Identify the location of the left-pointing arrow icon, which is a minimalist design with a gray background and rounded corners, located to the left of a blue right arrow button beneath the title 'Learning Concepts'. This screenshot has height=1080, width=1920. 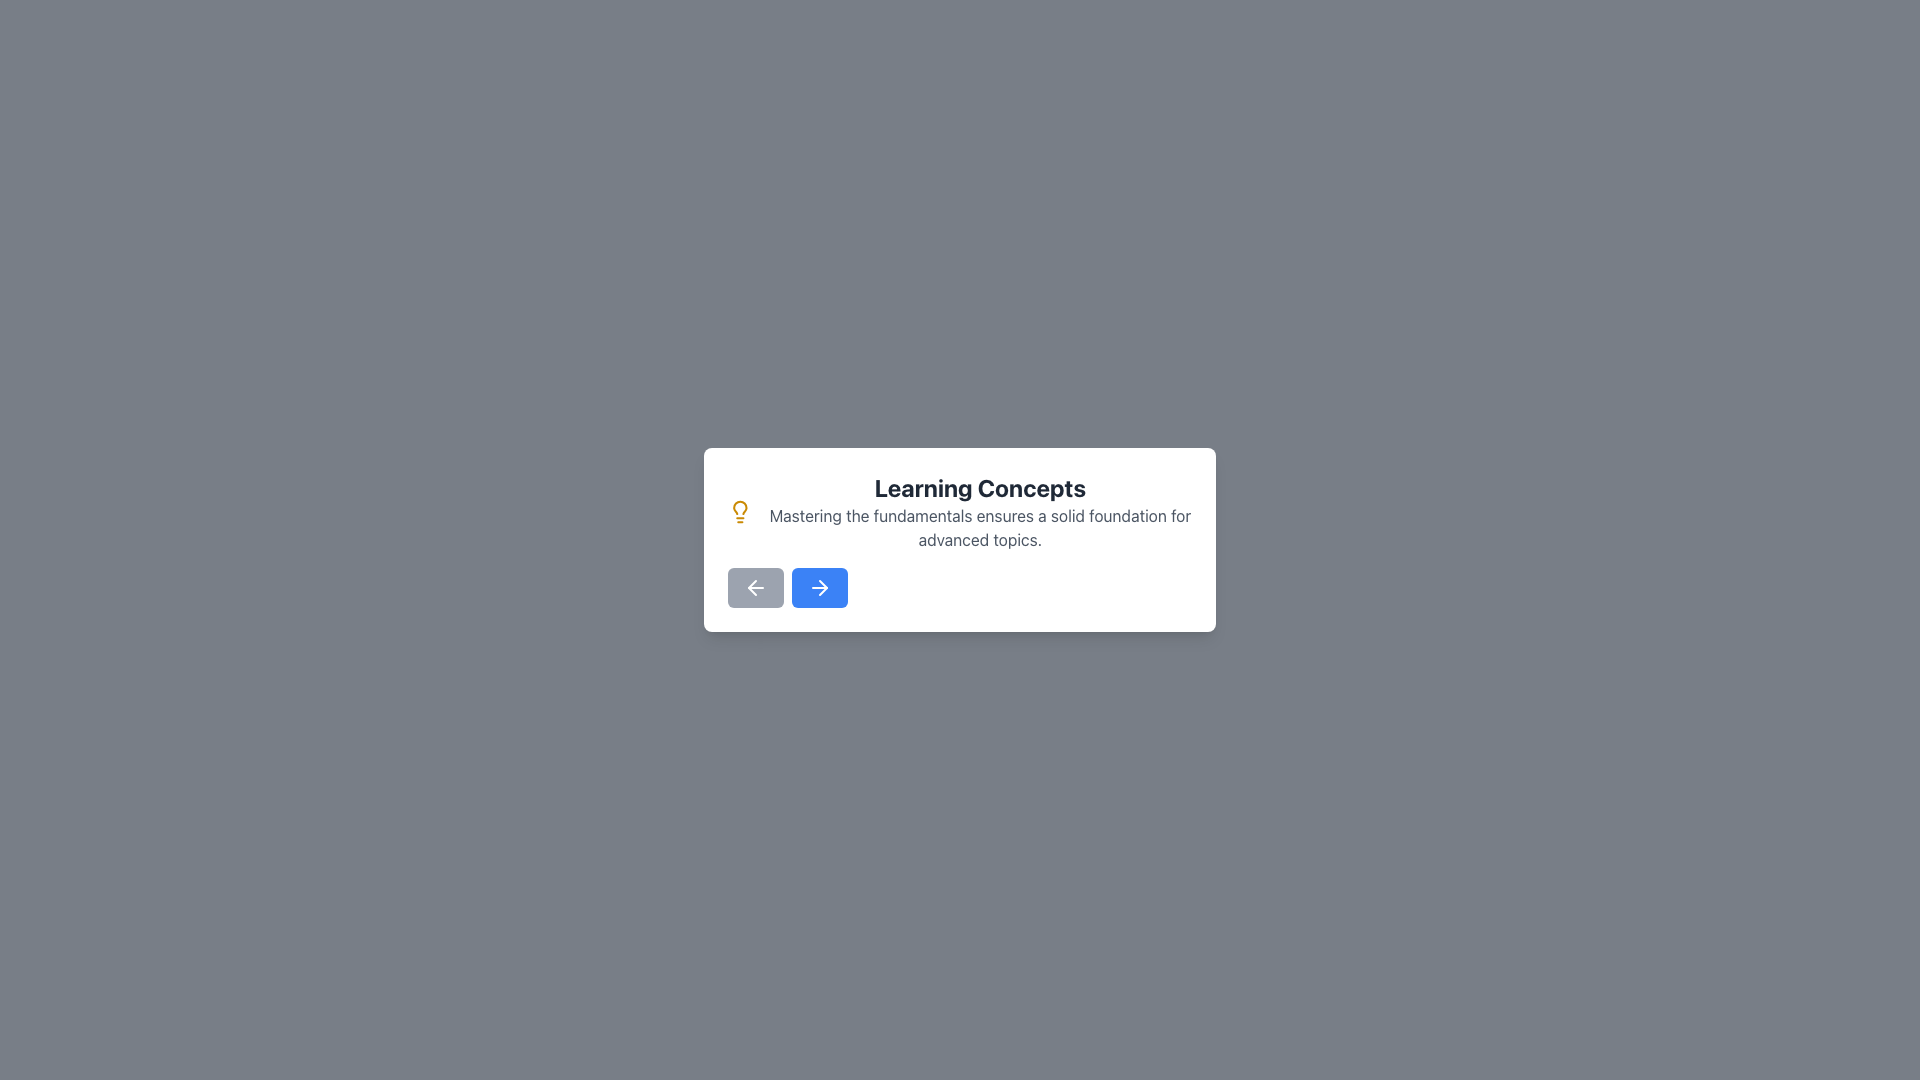
(754, 586).